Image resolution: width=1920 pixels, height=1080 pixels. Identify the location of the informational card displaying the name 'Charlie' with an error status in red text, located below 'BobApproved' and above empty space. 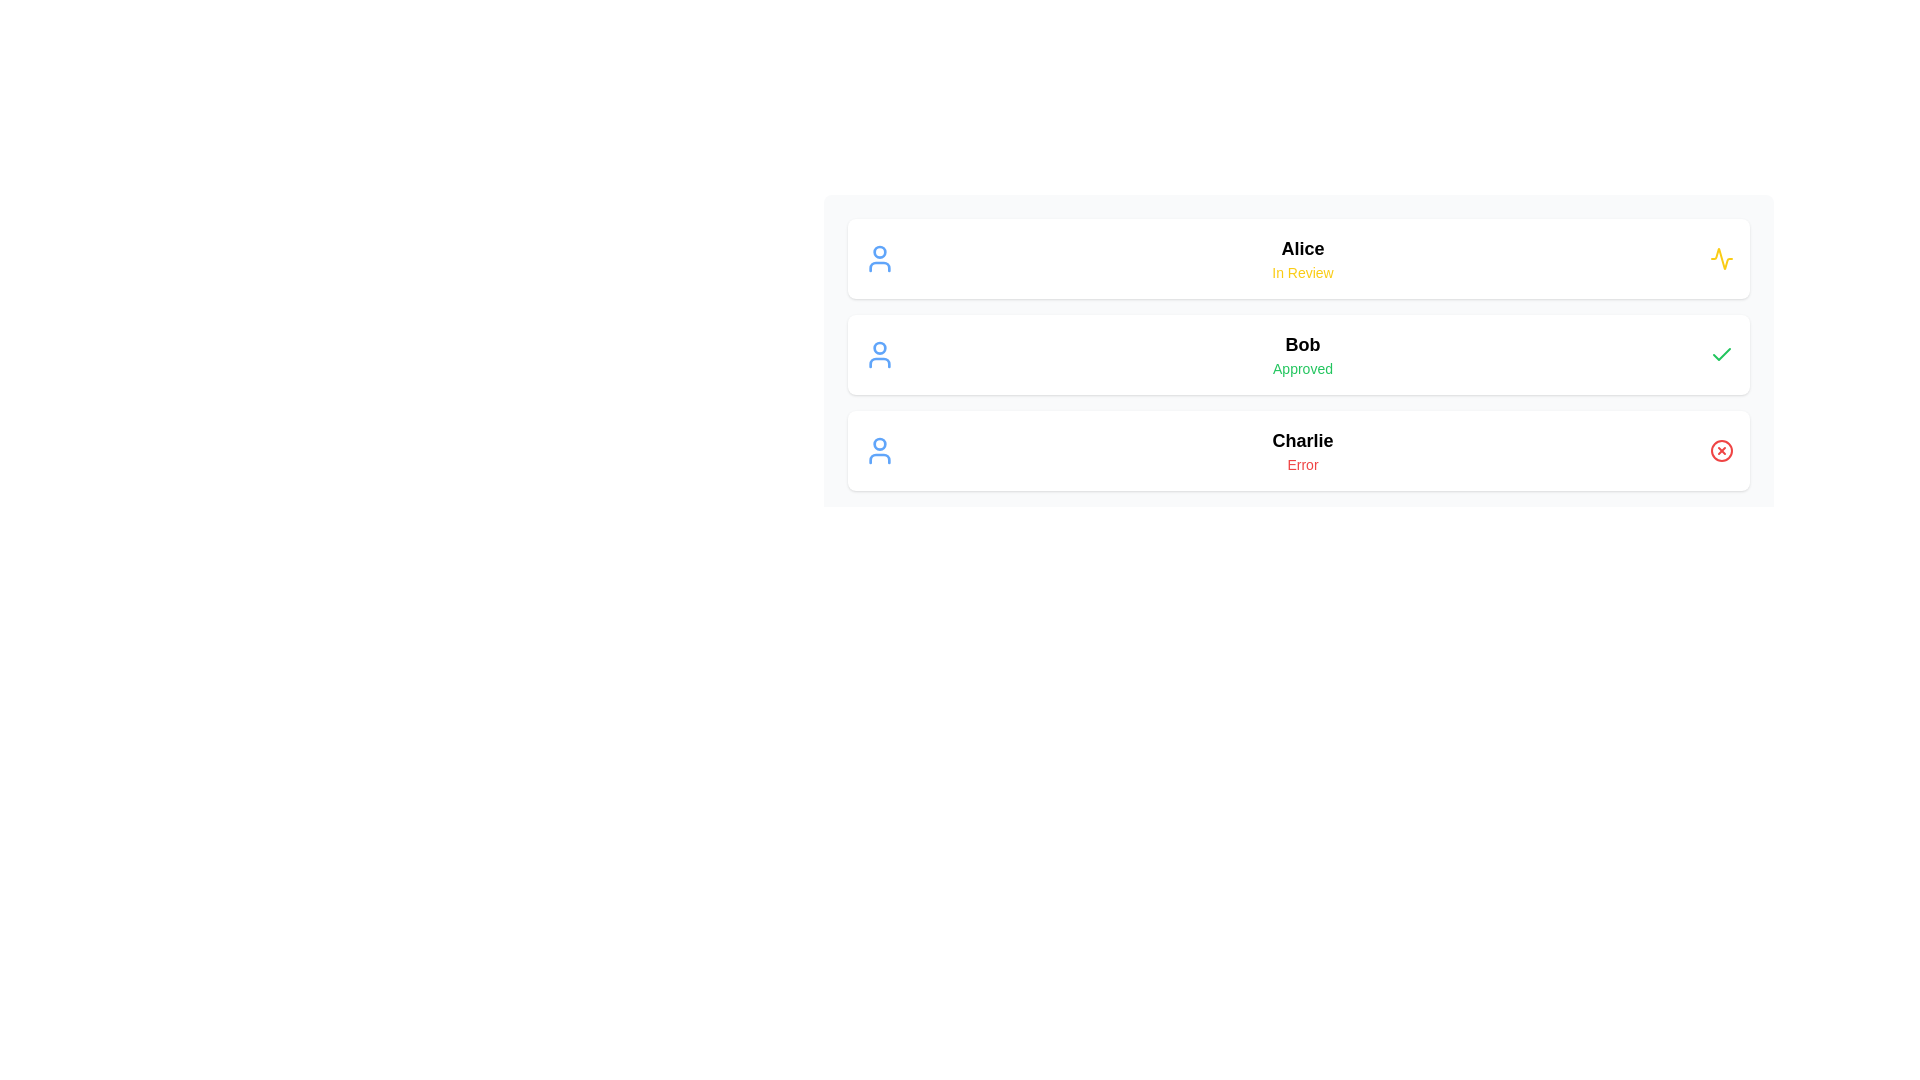
(1299, 451).